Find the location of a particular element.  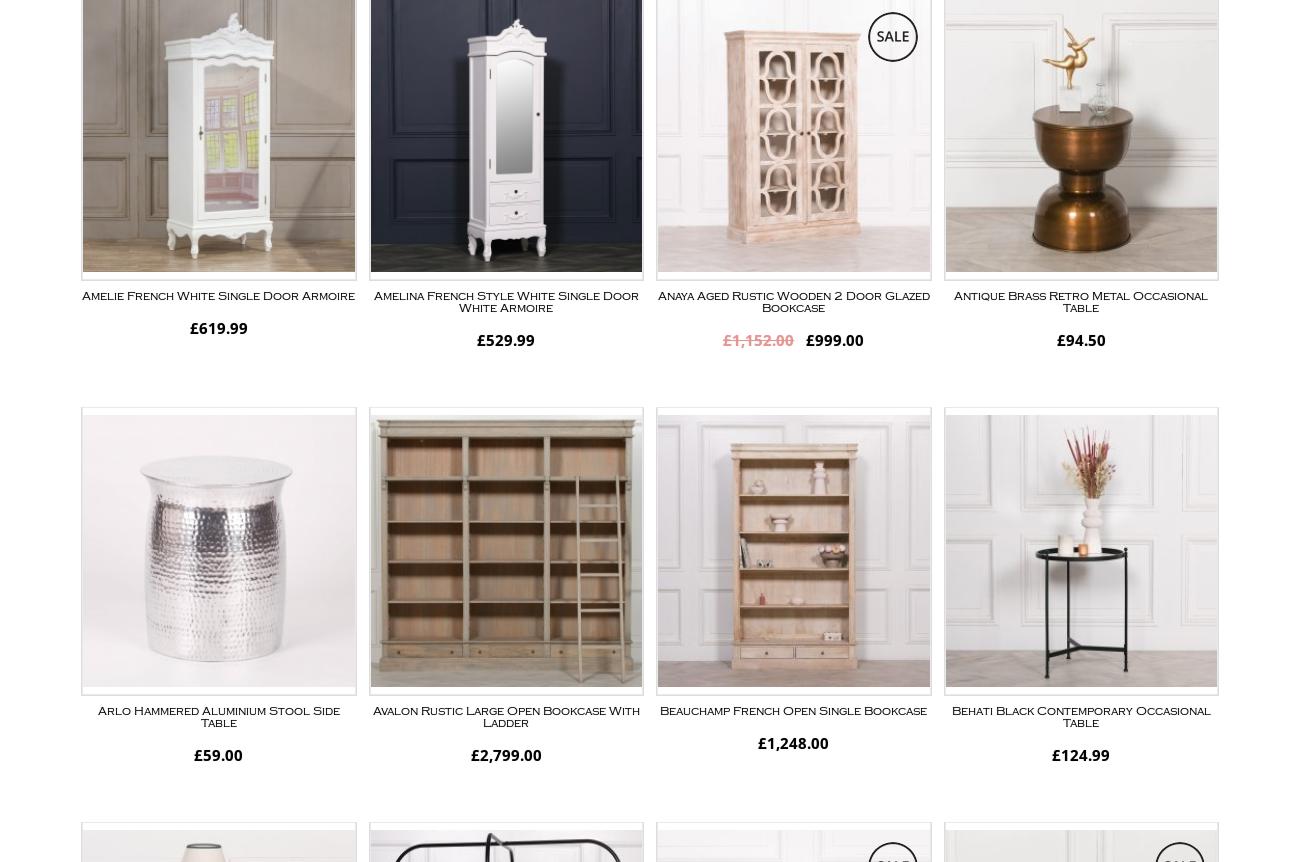

'619.99' is located at coordinates (221, 327).